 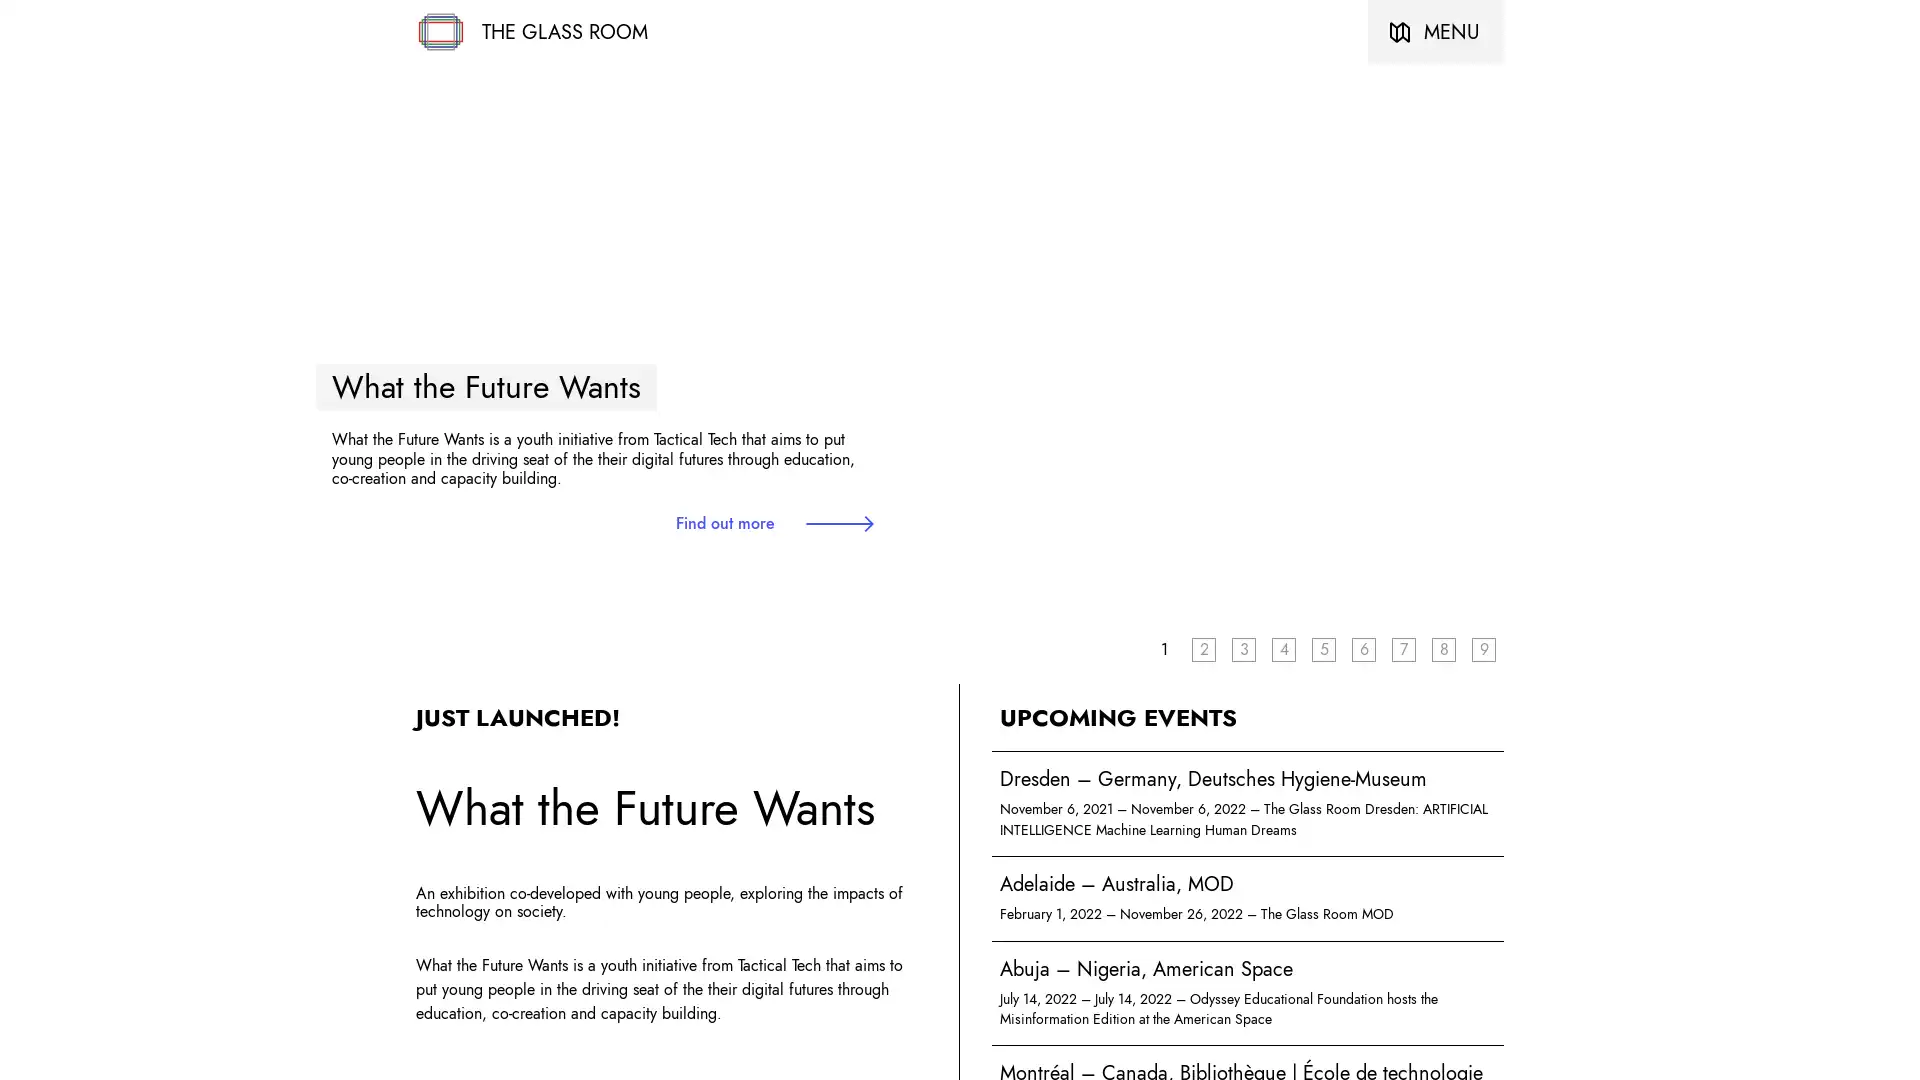 What do you see at coordinates (1283, 648) in the screenshot?
I see `slide item 4` at bounding box center [1283, 648].